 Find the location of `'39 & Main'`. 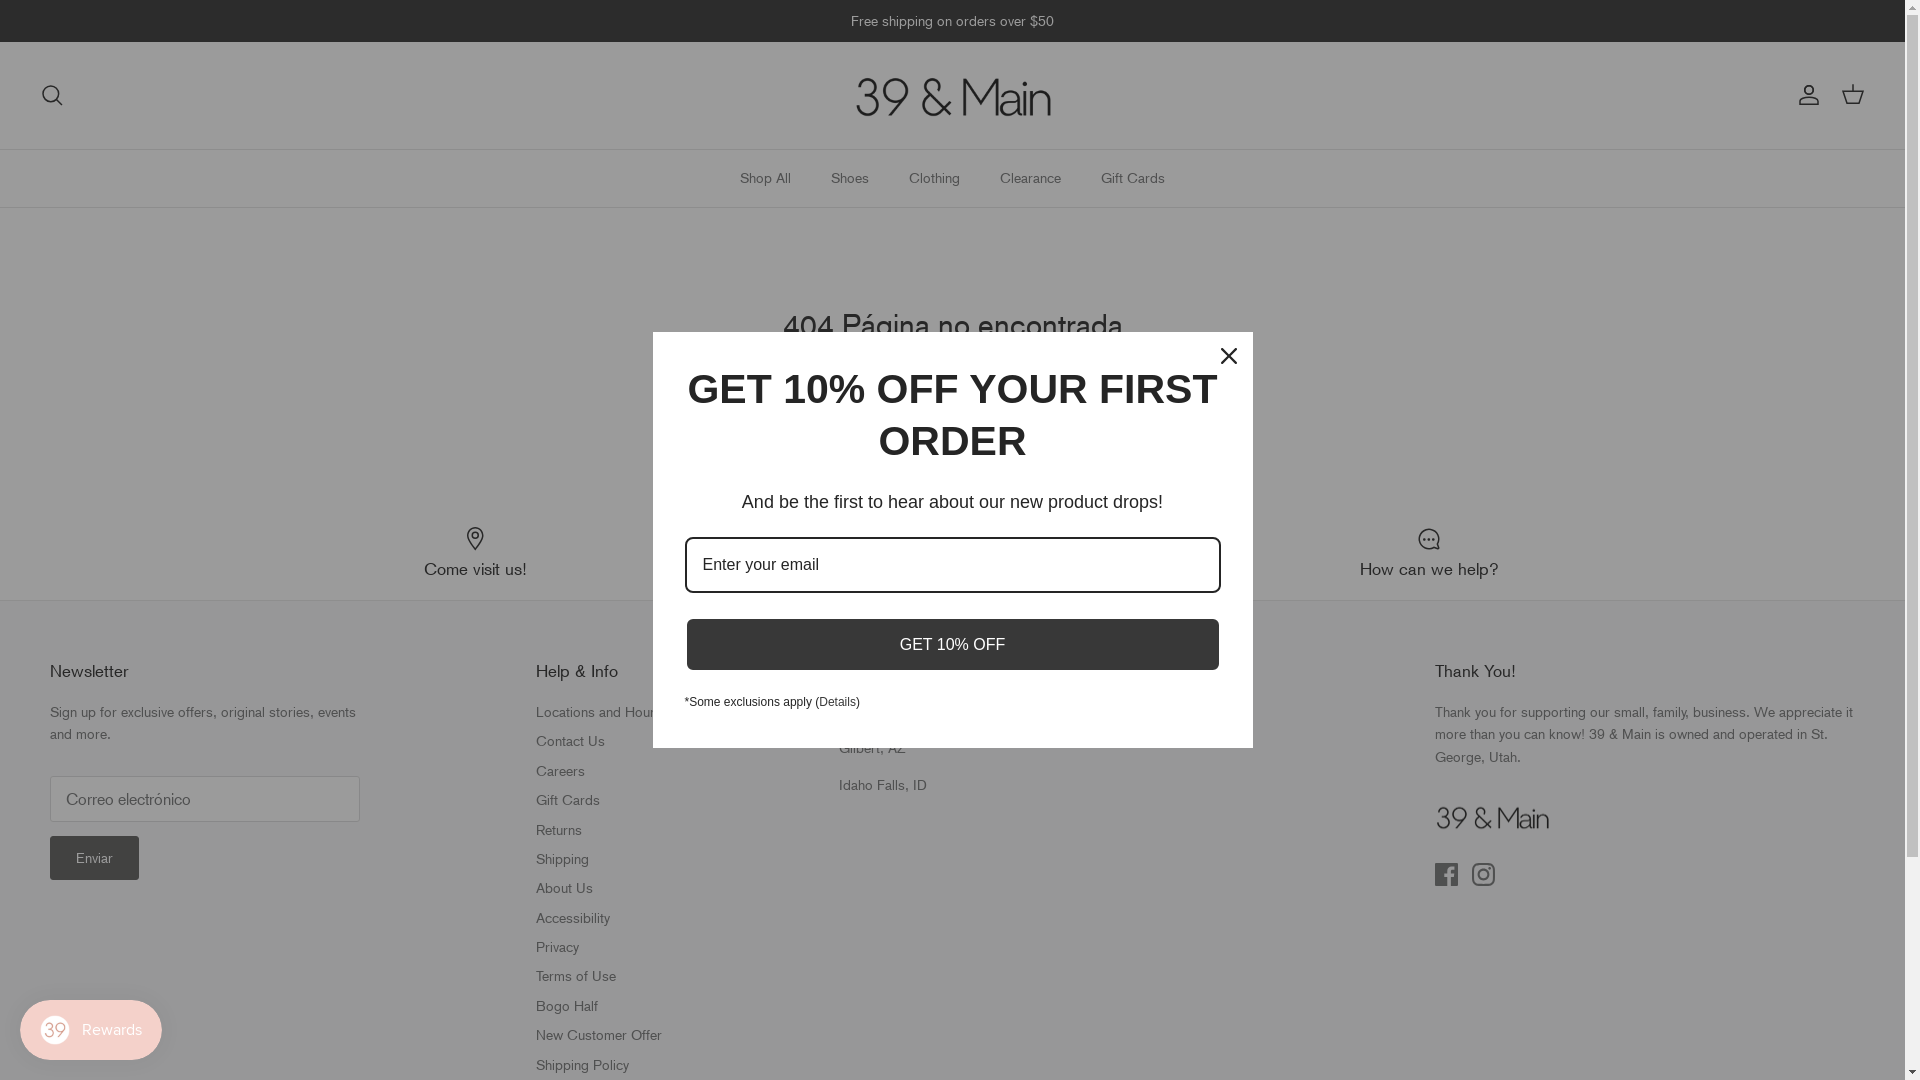

'39 & Main' is located at coordinates (950, 95).